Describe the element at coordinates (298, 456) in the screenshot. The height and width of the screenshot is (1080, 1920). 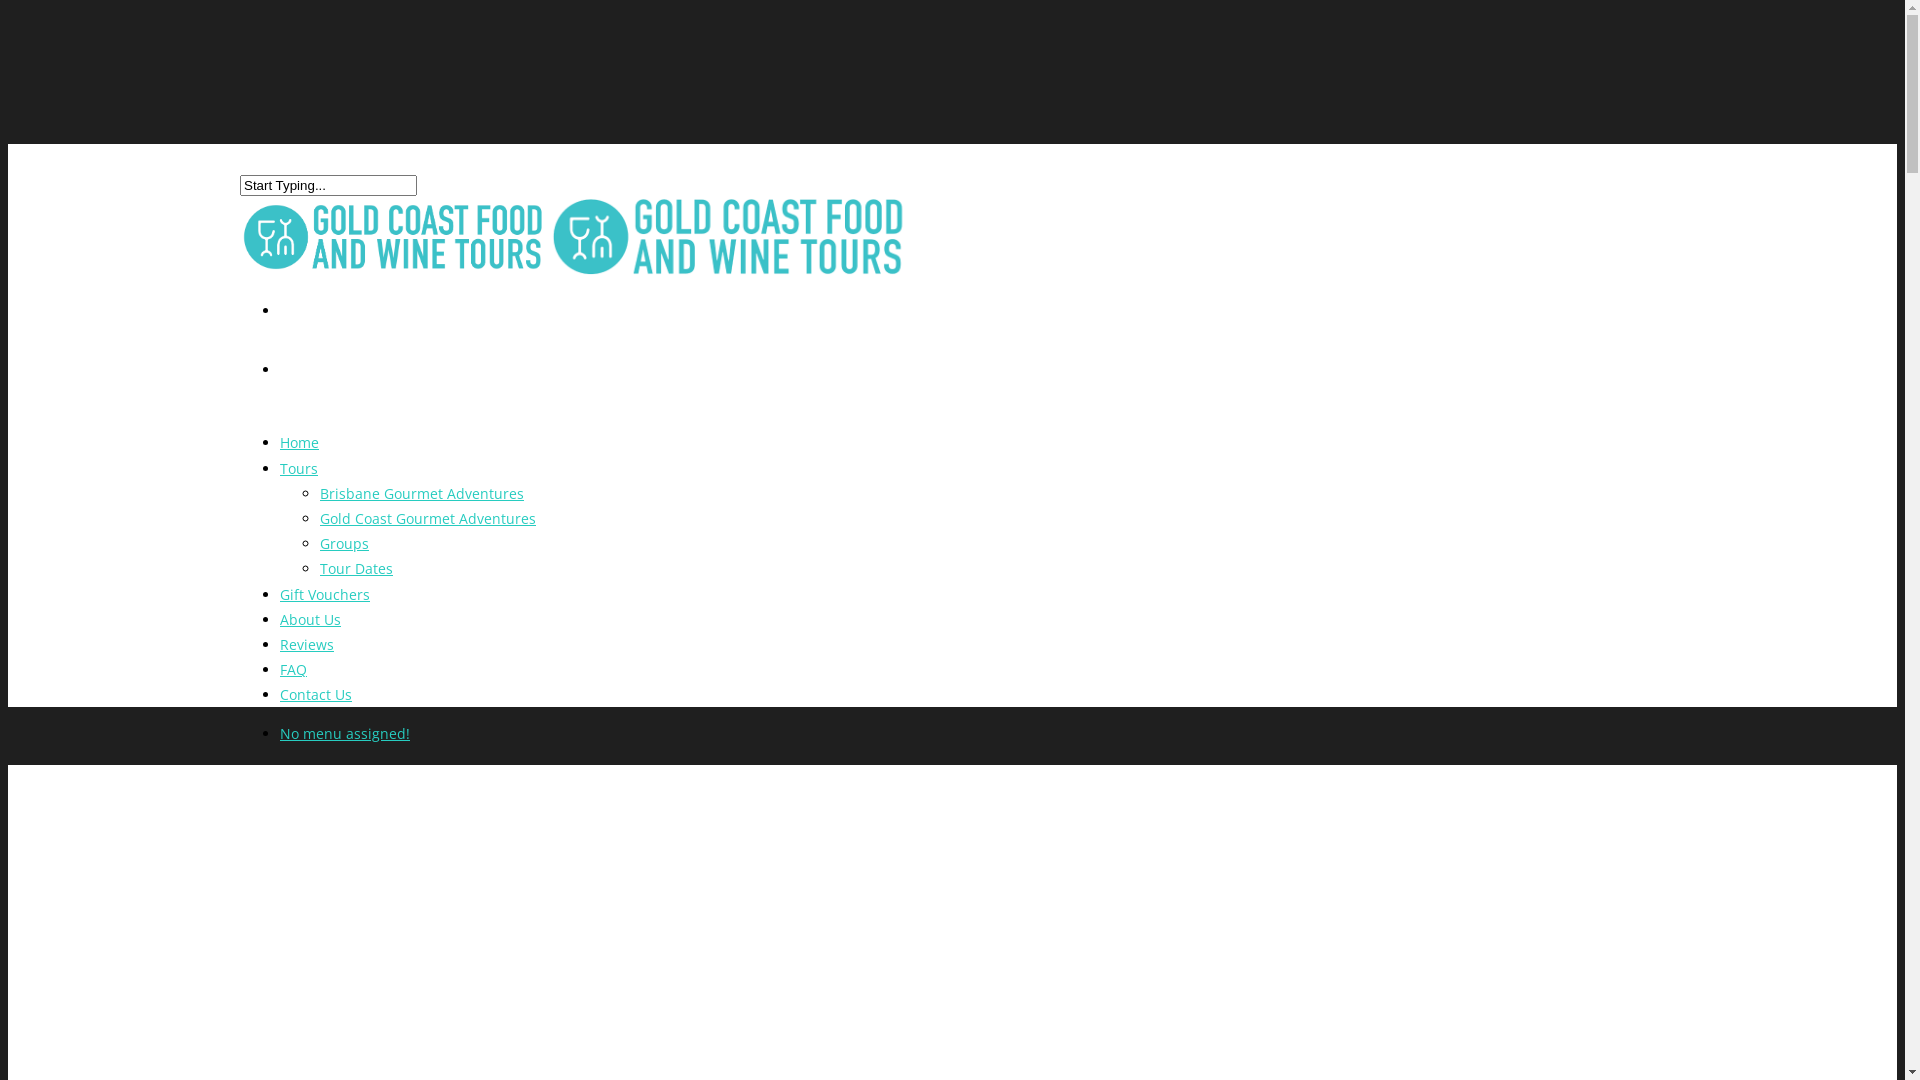
I see `'Home'` at that location.